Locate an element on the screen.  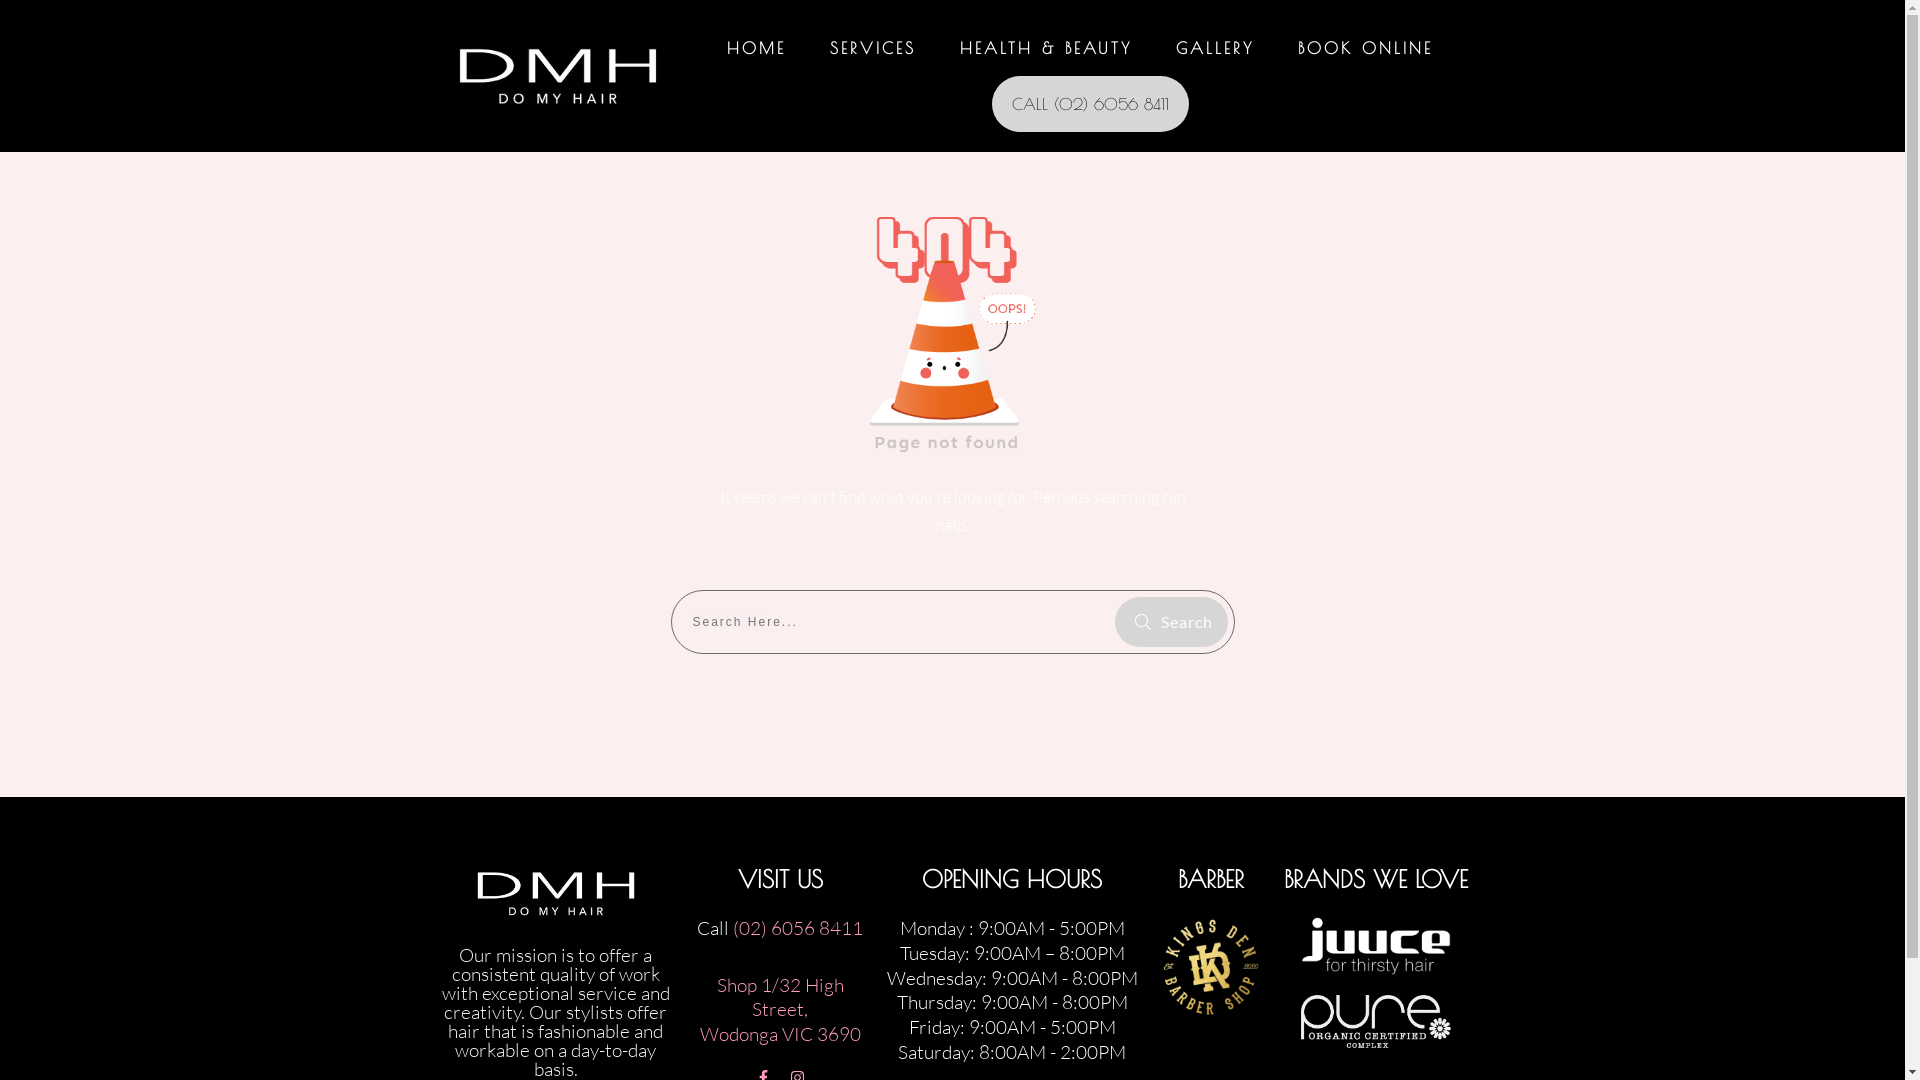
'BOOK ONLINE' is located at coordinates (1364, 46).